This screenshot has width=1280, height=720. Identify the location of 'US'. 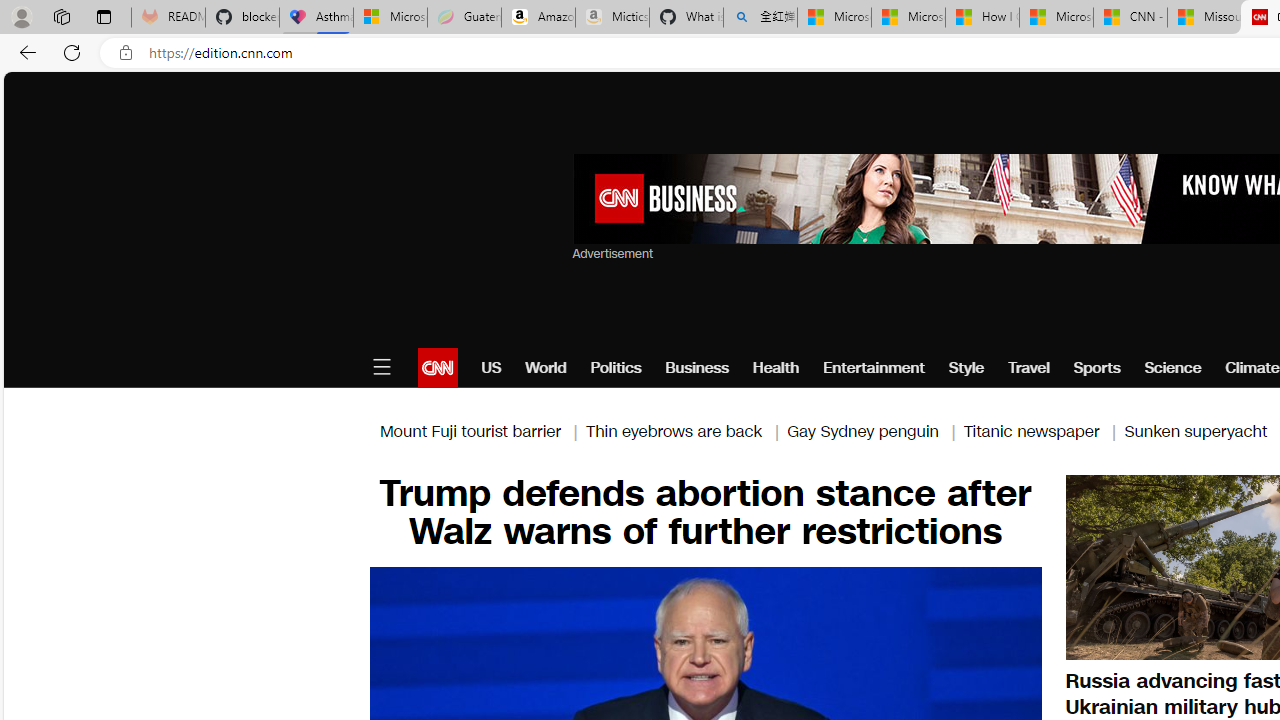
(491, 367).